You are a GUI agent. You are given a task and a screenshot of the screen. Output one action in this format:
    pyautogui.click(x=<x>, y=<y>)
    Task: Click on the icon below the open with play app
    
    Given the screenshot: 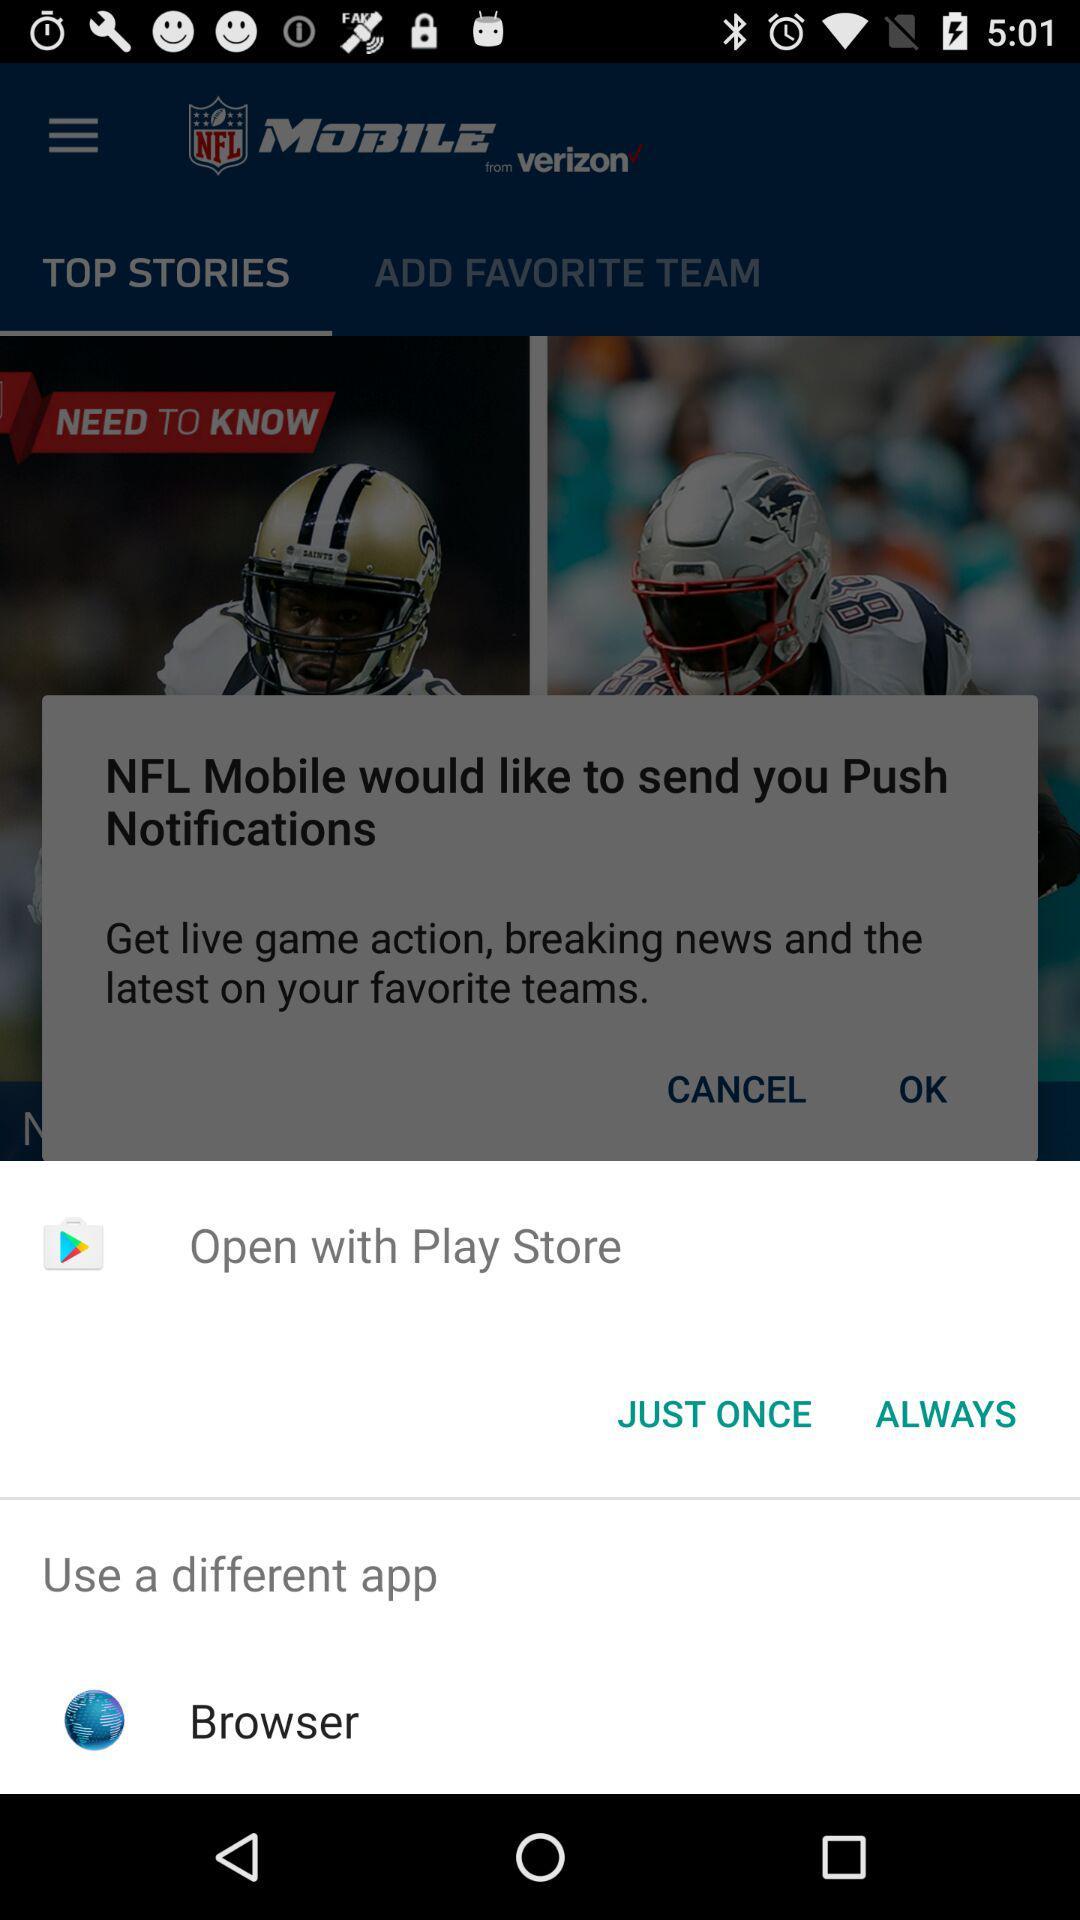 What is the action you would take?
    pyautogui.click(x=945, y=1411)
    